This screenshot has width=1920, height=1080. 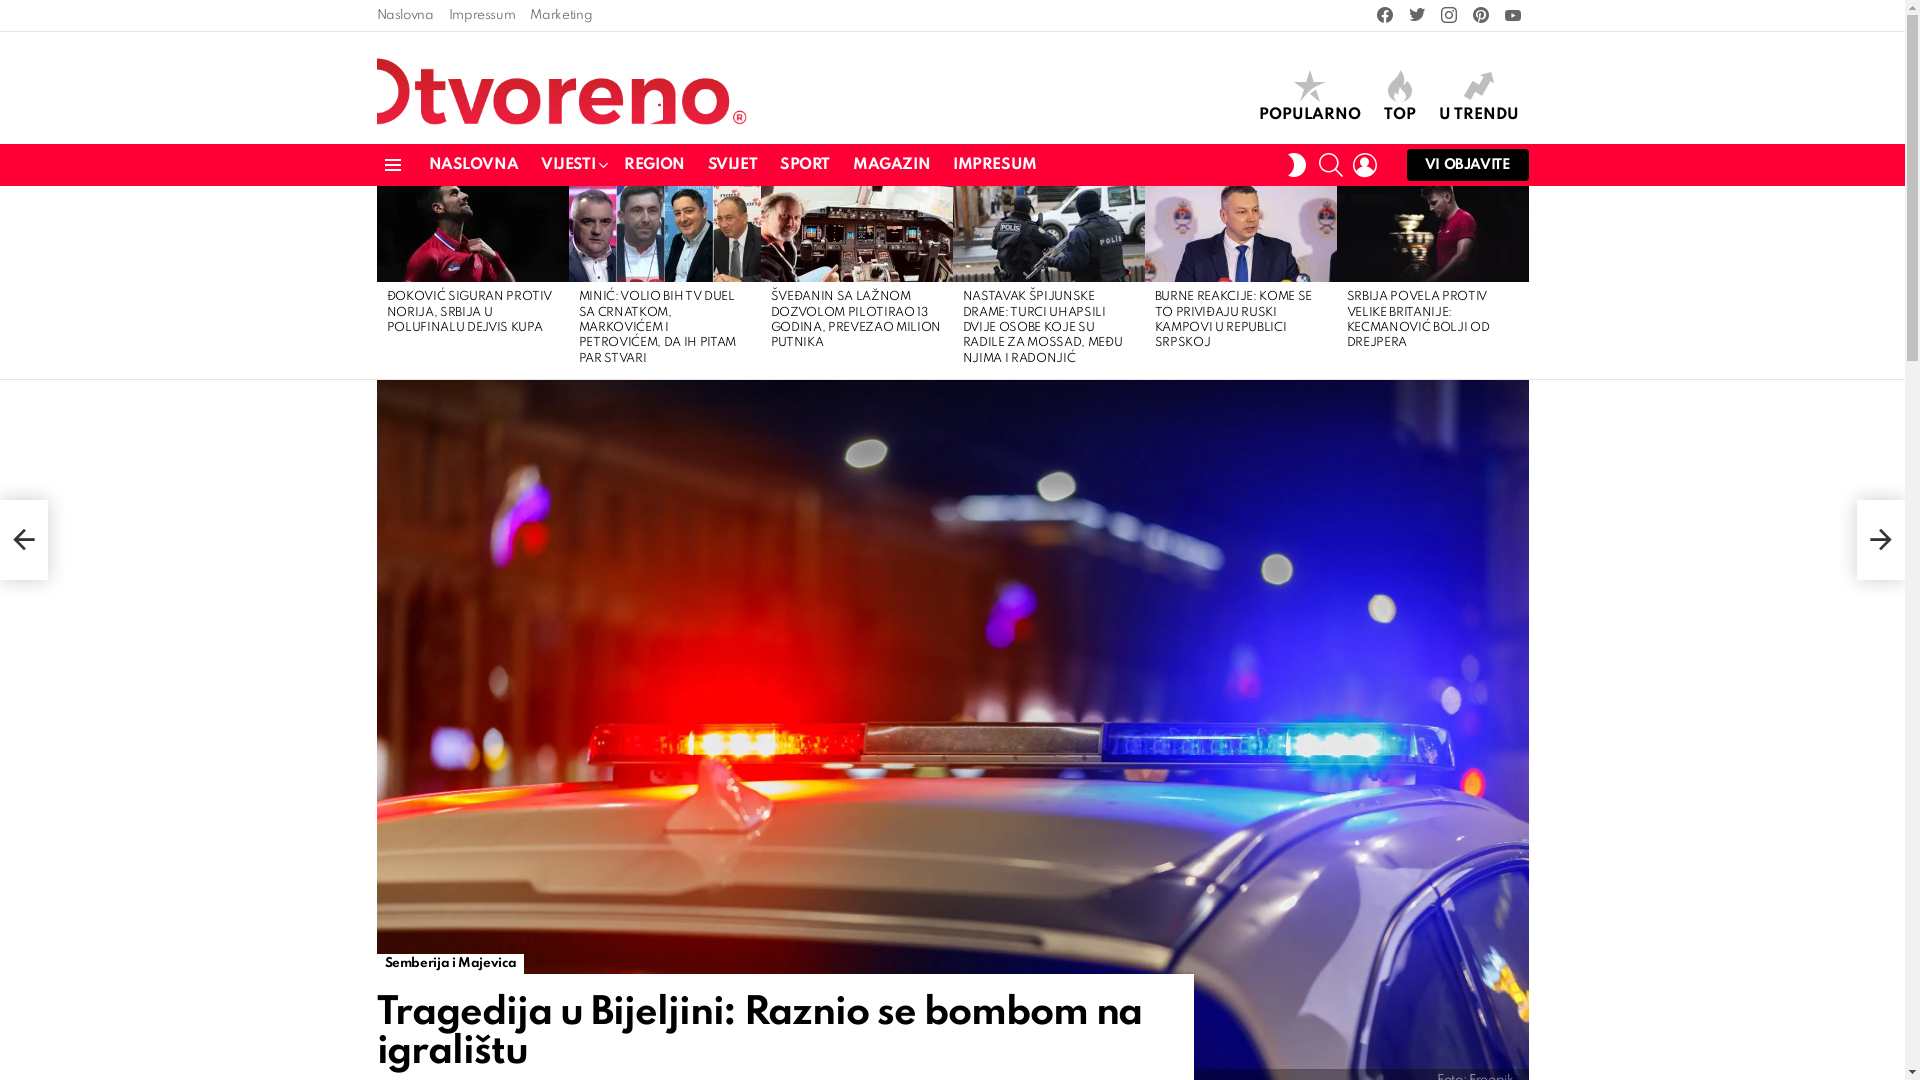 I want to click on 'U TRENDU', so click(x=1427, y=96).